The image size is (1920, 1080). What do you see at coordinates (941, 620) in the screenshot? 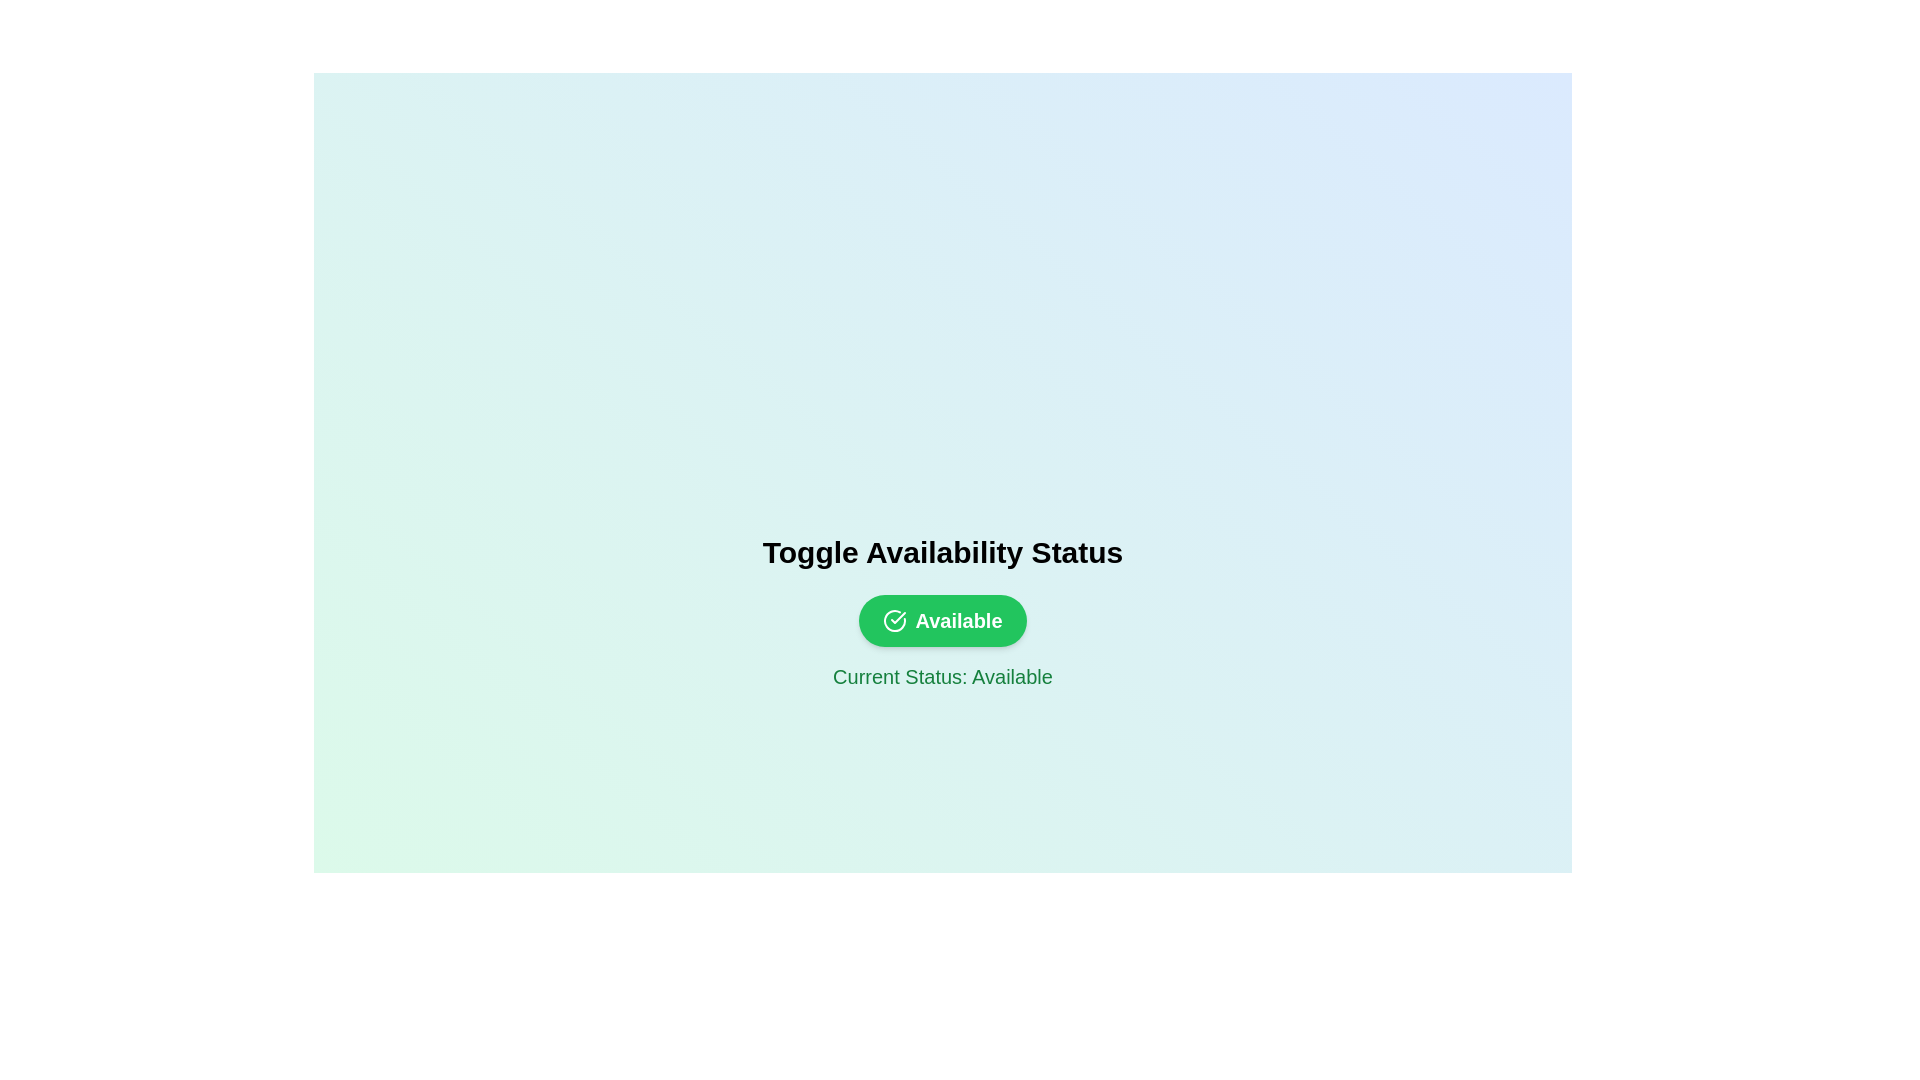
I see `the 'Available' button to toggle the availability status` at bounding box center [941, 620].